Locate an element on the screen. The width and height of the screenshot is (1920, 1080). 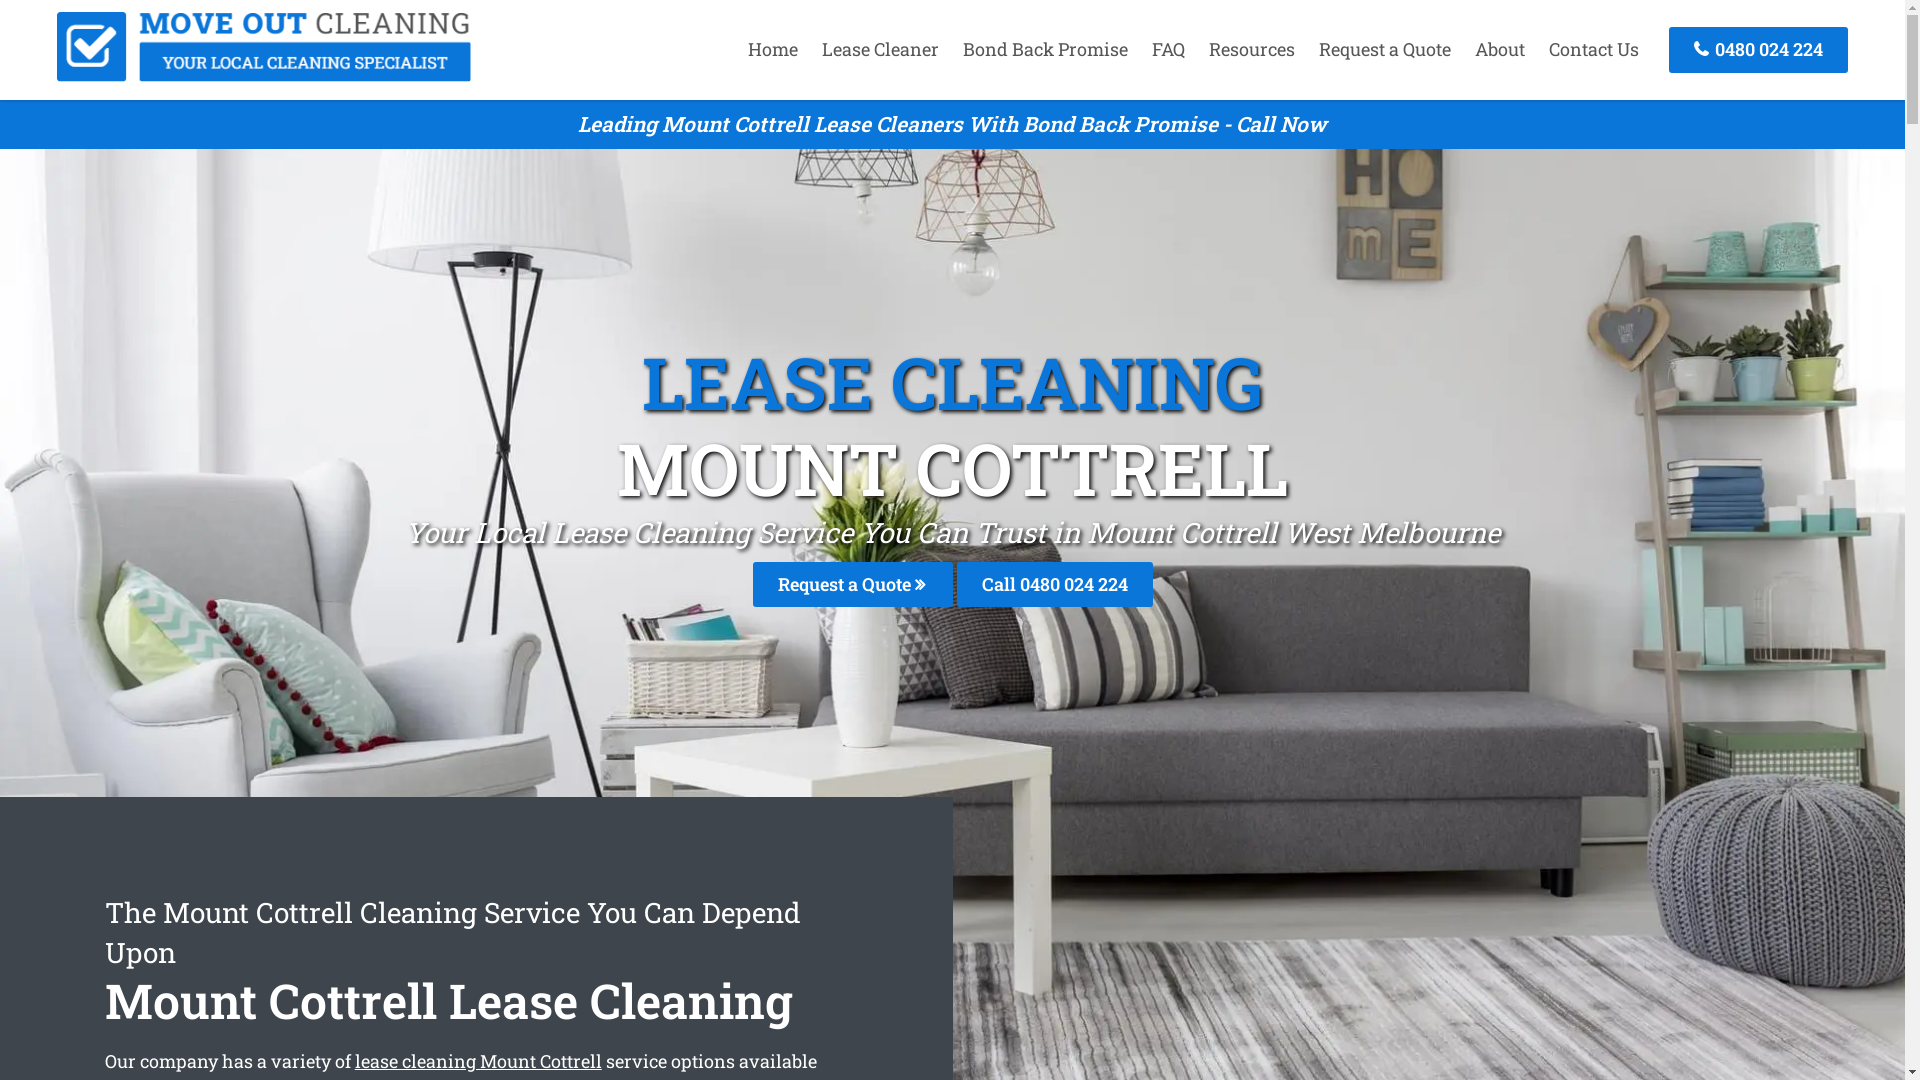
'Bond Back Promise' is located at coordinates (952, 48).